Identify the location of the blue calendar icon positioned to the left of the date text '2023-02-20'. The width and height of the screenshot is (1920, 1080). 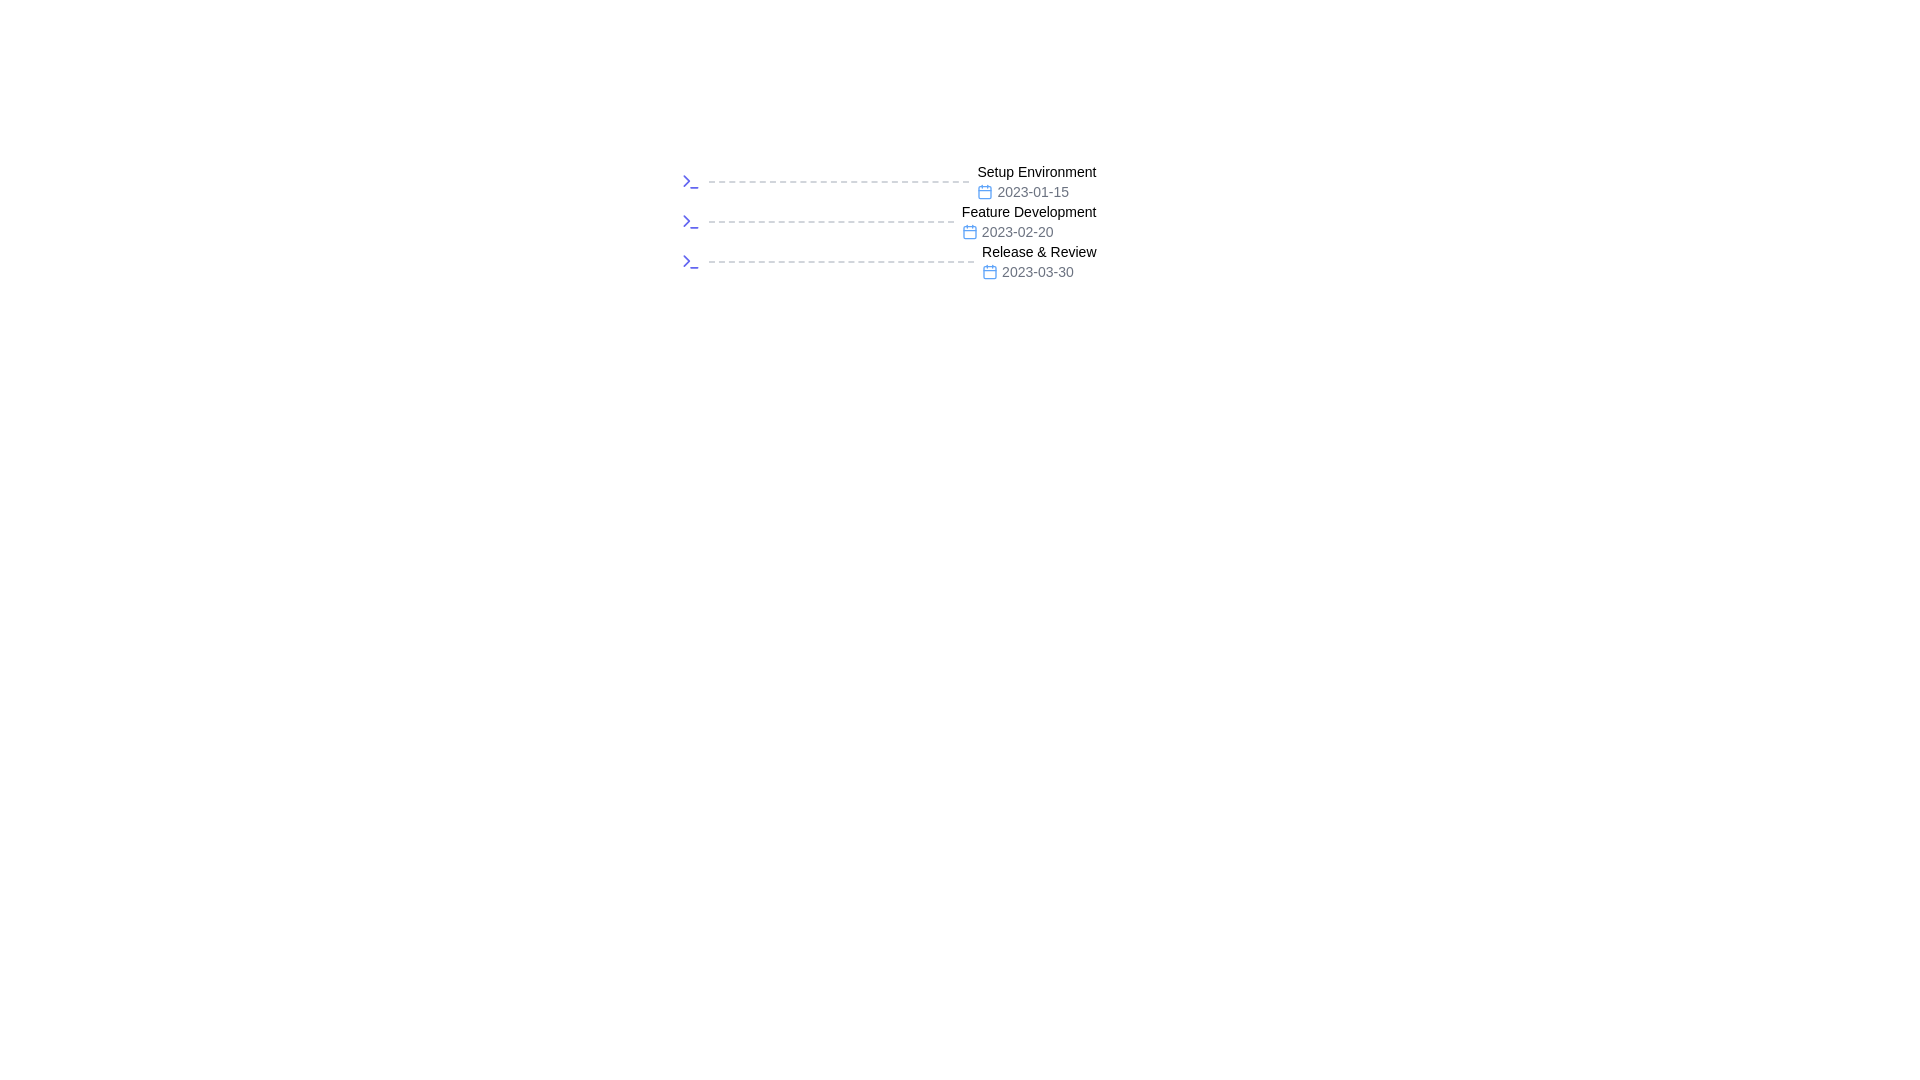
(969, 230).